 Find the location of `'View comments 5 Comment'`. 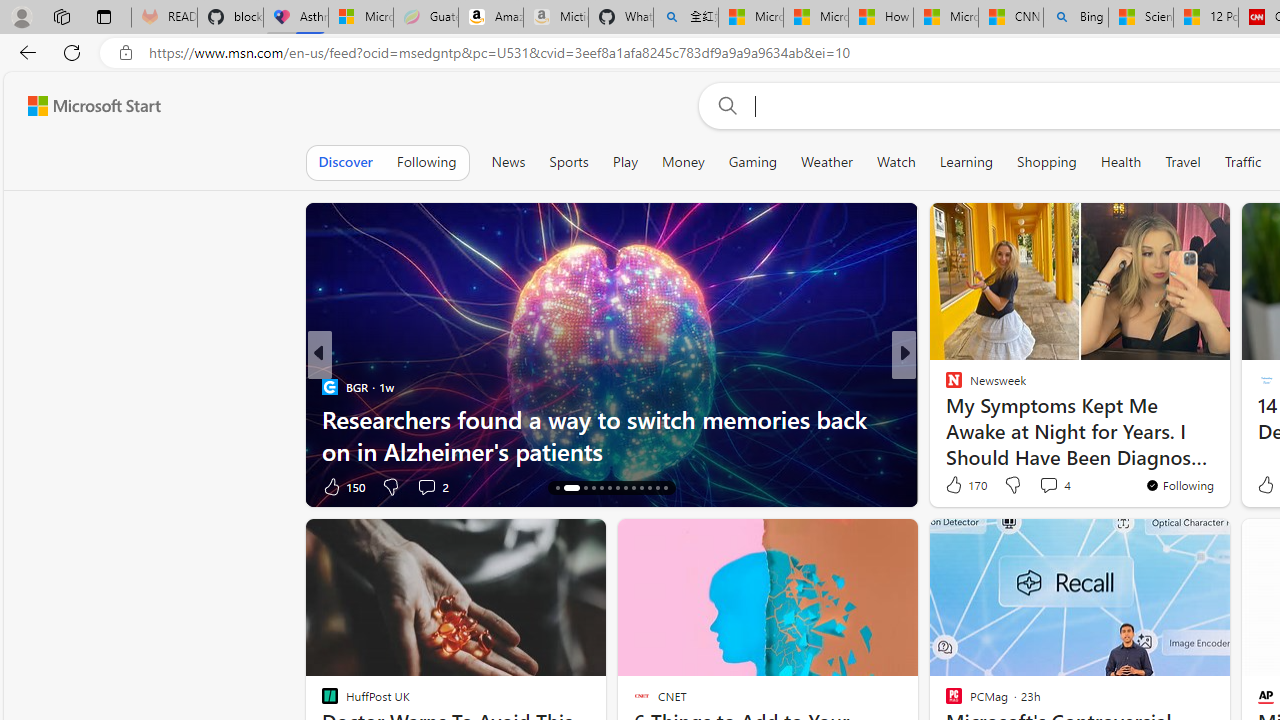

'View comments 5 Comment' is located at coordinates (1036, 486).